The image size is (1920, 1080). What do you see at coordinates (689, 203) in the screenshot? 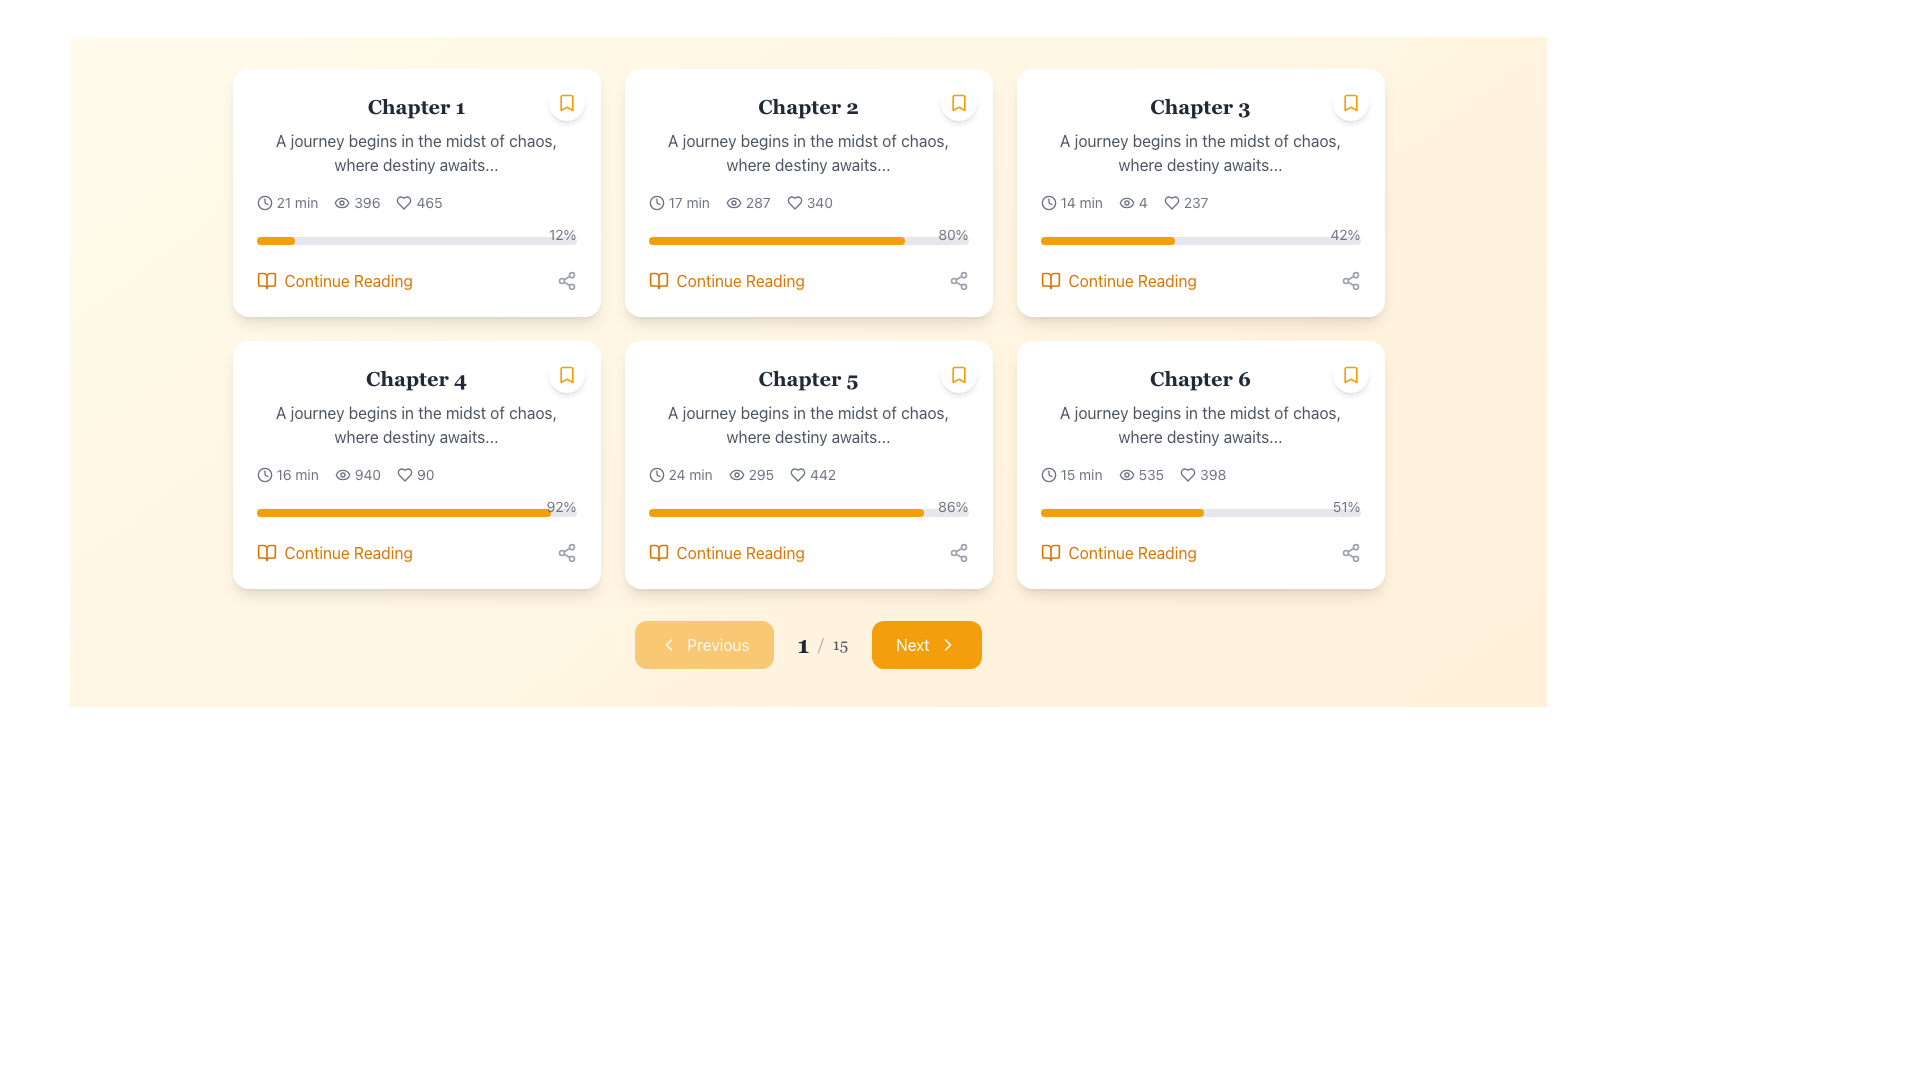
I see `estimated reading time displayed in the text element located below the chapter title and description of 'Chapter 2'` at bounding box center [689, 203].